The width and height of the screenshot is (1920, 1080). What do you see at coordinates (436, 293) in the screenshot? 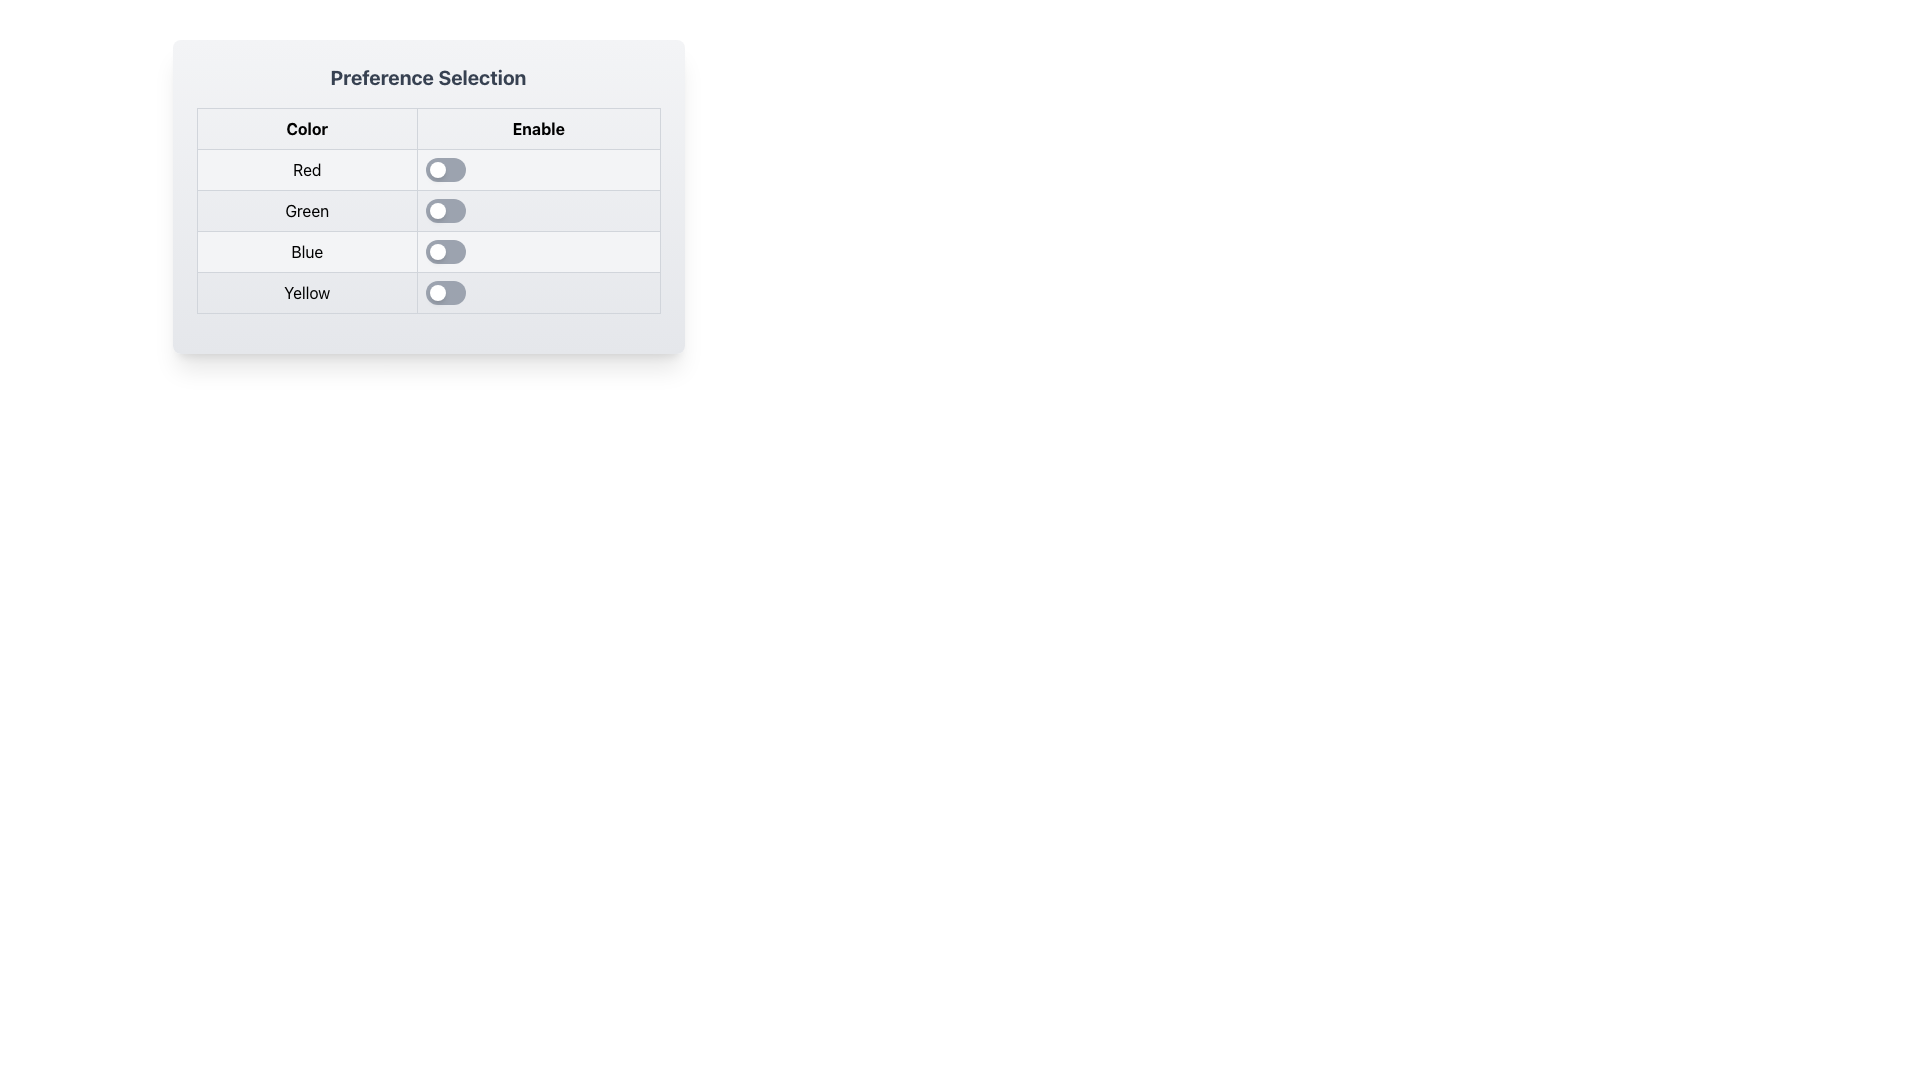
I see `the circular toggle knob in the 'Enable' column of the 'Yellow' row` at bounding box center [436, 293].